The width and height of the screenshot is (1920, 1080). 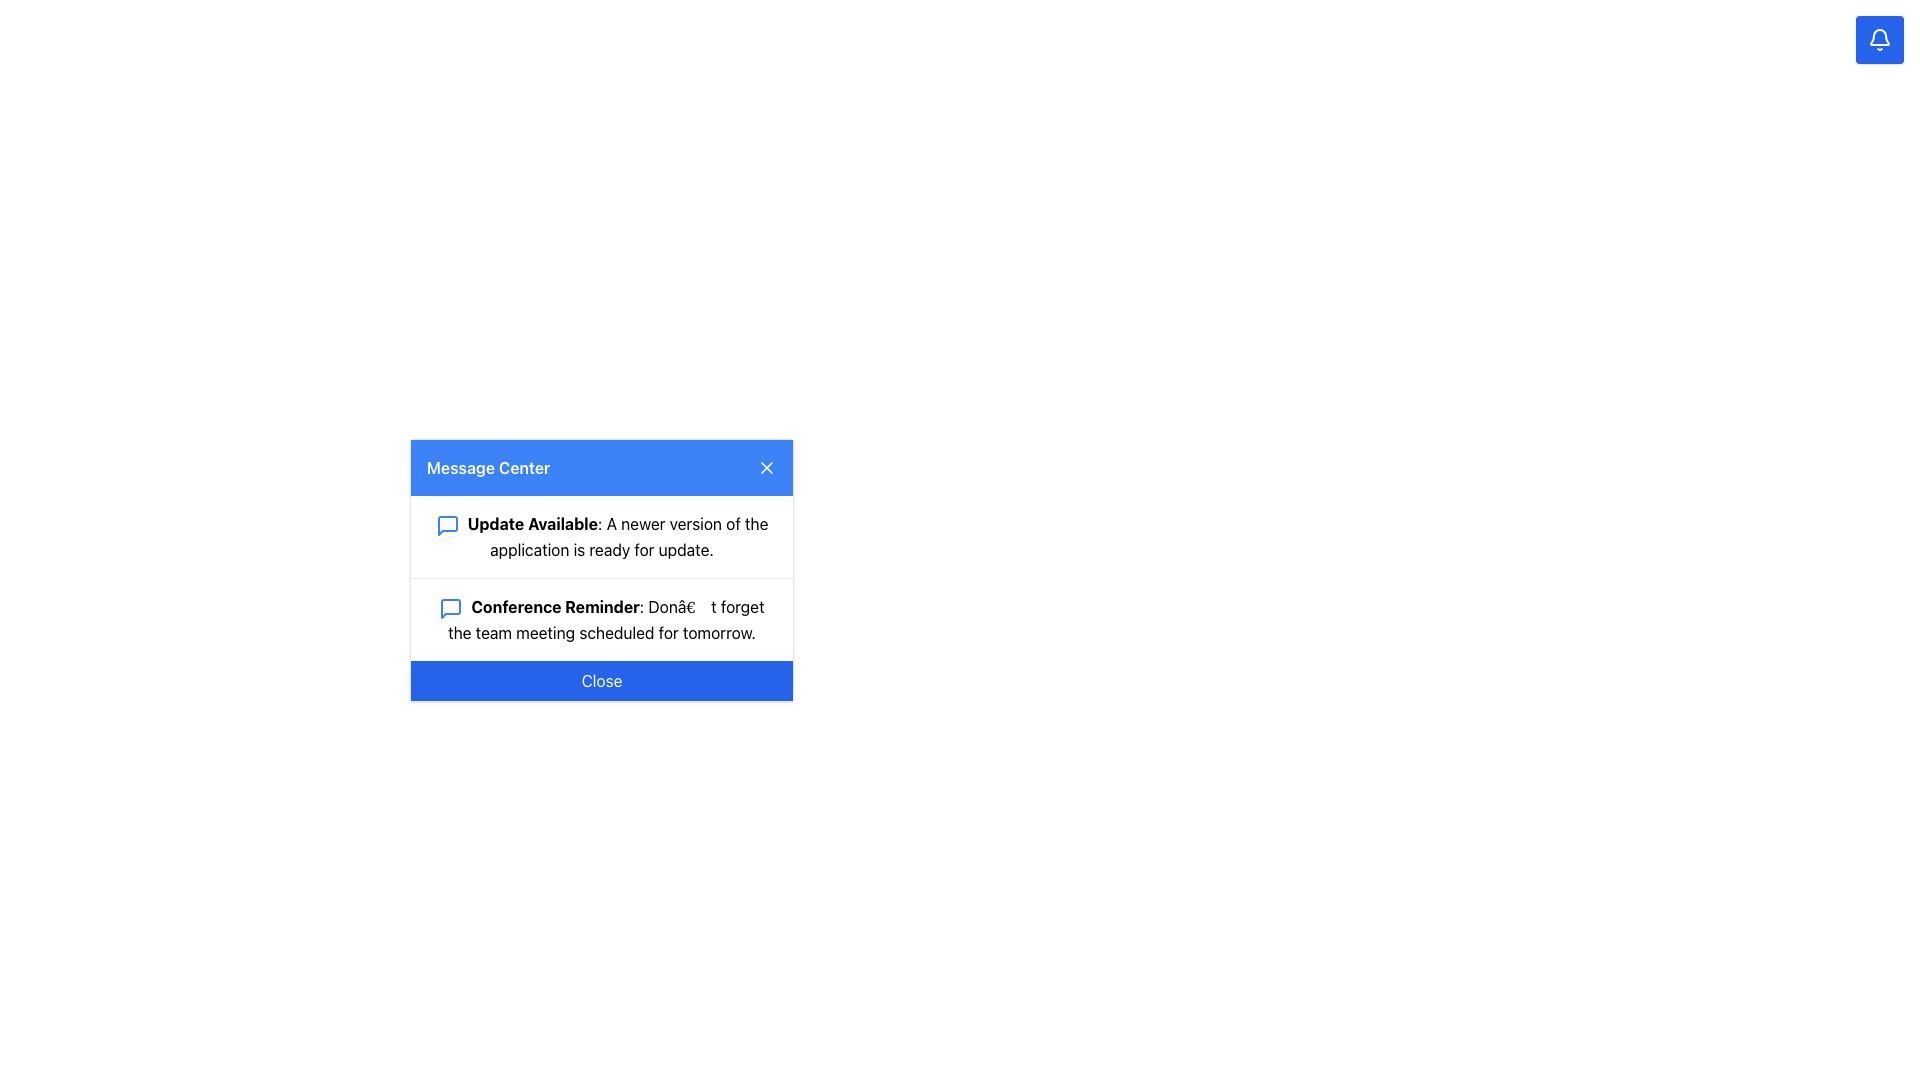 I want to click on the message icon representing the 'Conference Reminder' notification located to the left of the text in the second row of the 'Message Center' panel, so click(x=450, y=607).